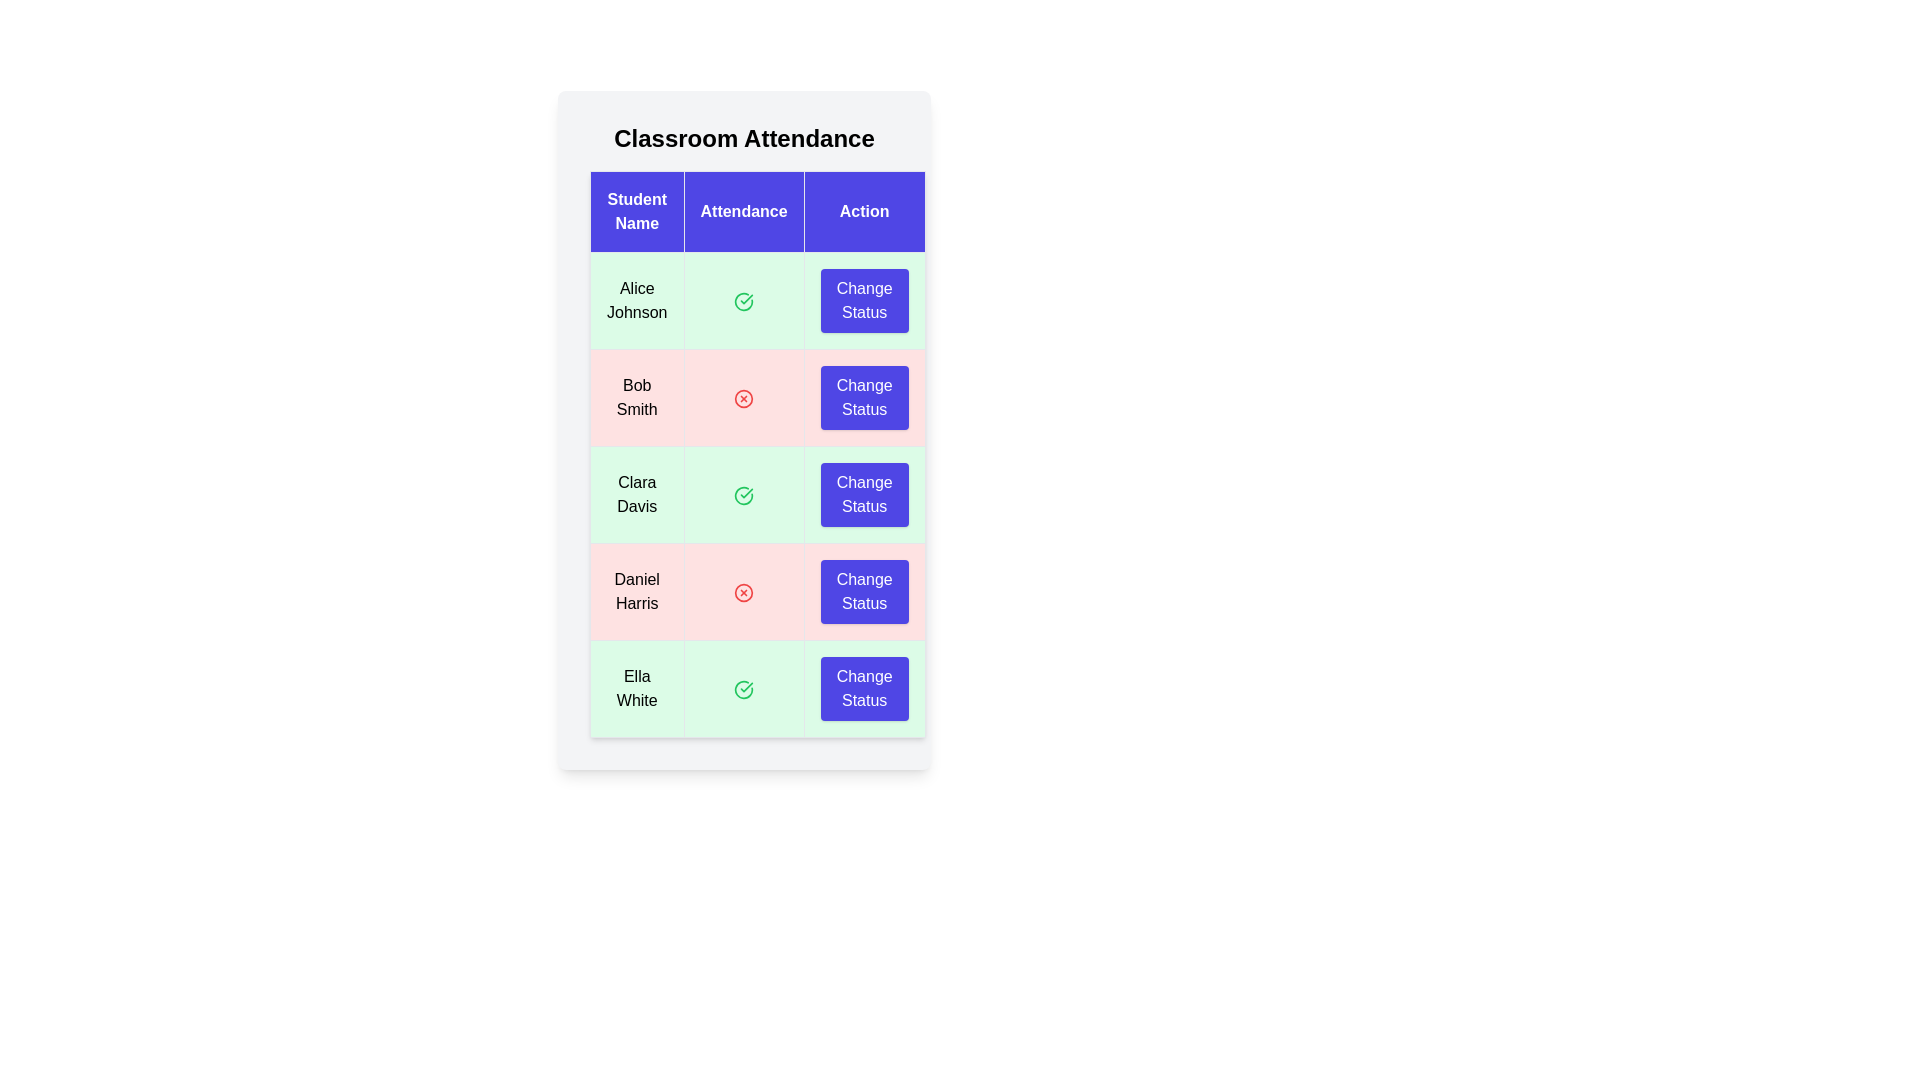 The height and width of the screenshot is (1080, 1920). Describe the element at coordinates (864, 494) in the screenshot. I see `'Change Status' button for the student Clara Davis` at that location.